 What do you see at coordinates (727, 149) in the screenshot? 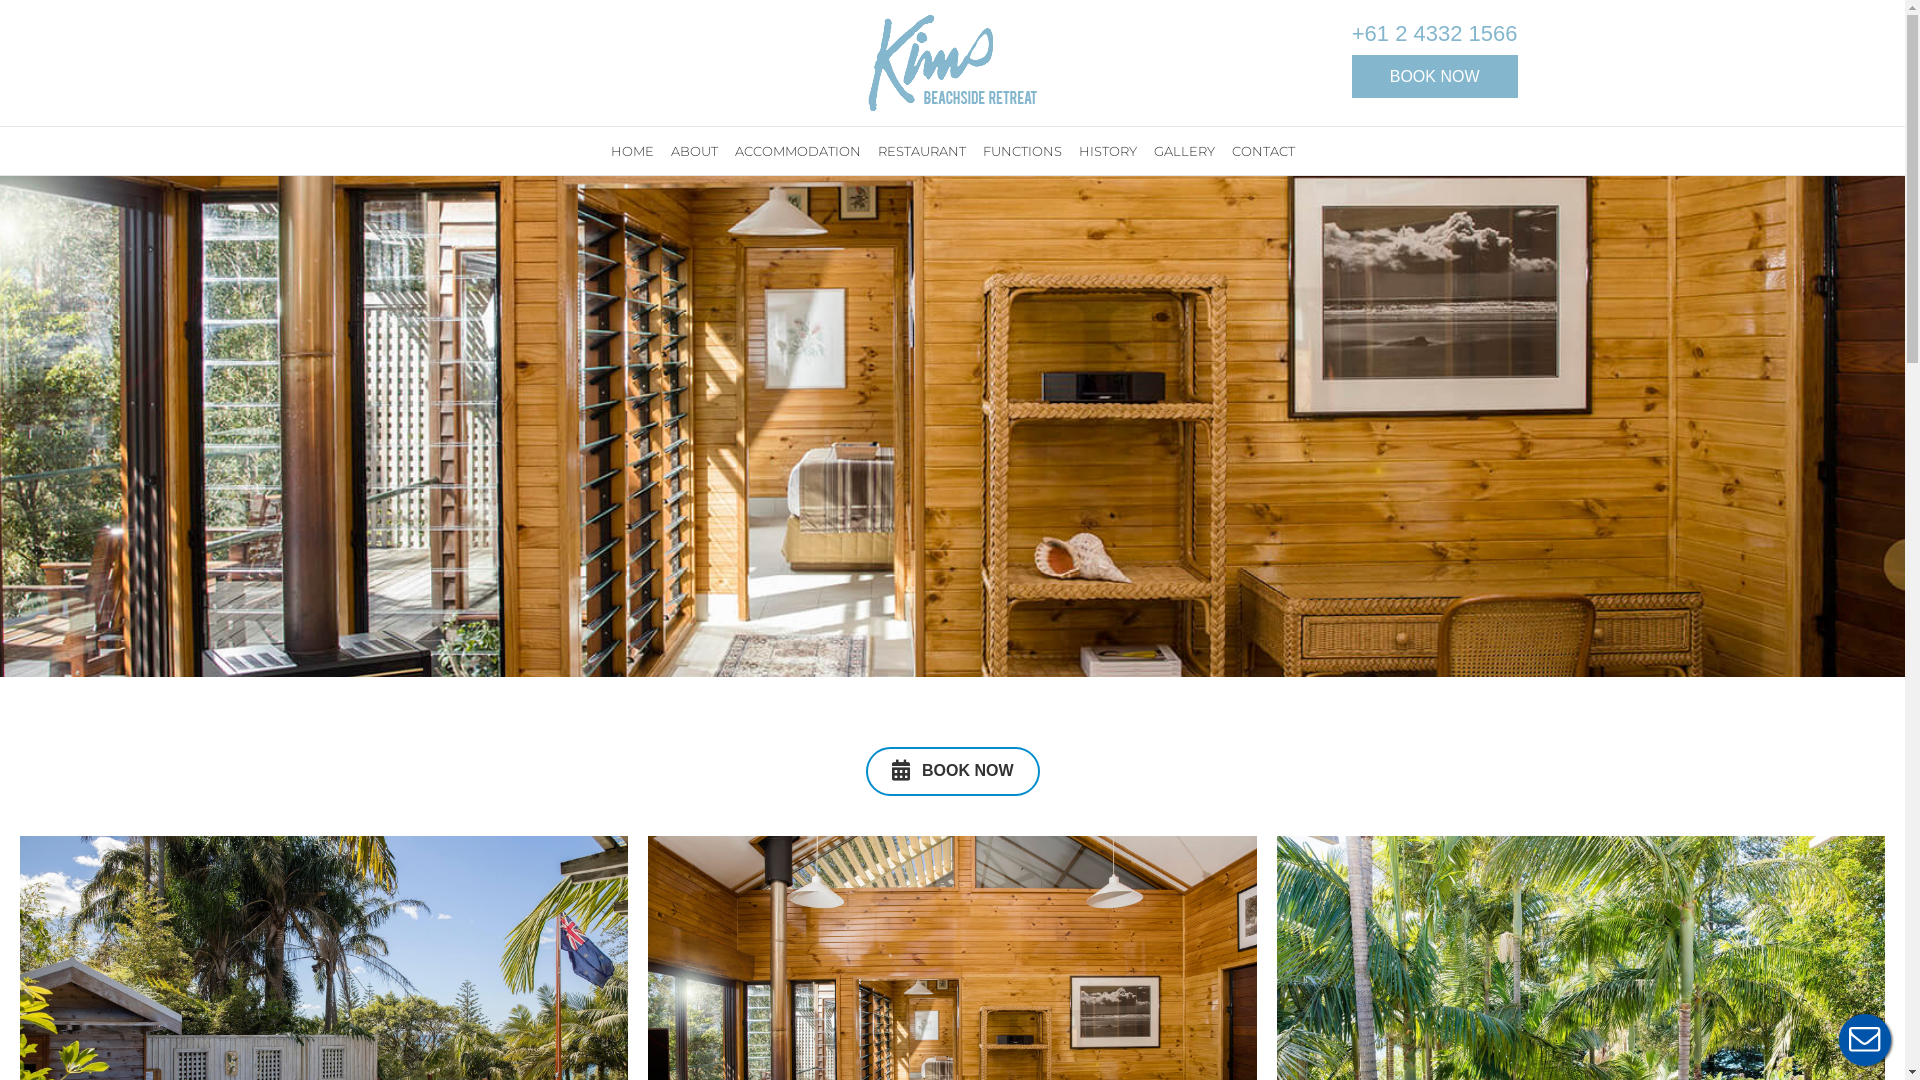
I see `'ACCOMMODATION'` at bounding box center [727, 149].